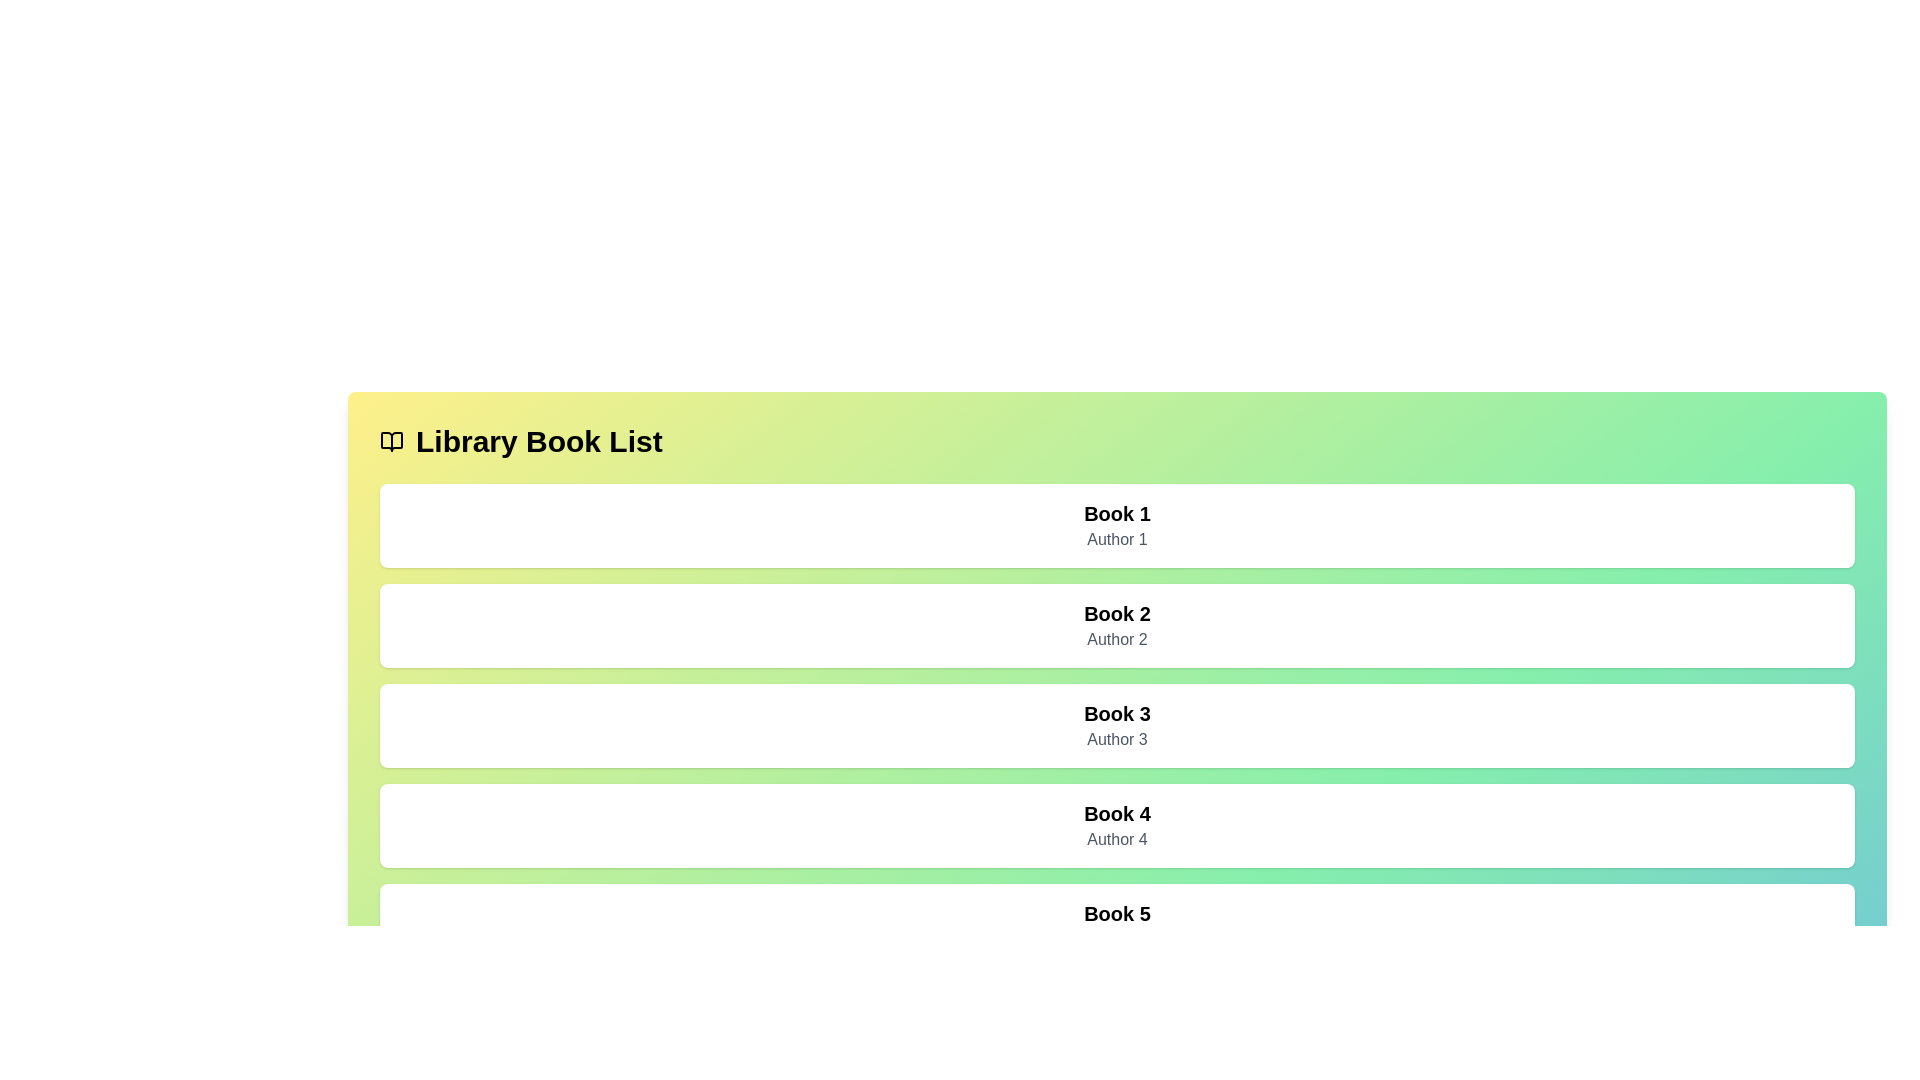  What do you see at coordinates (1116, 524) in the screenshot?
I see `the first card in the vertical grid list of books, which has a white background and features the text 'Book 1' at the top` at bounding box center [1116, 524].